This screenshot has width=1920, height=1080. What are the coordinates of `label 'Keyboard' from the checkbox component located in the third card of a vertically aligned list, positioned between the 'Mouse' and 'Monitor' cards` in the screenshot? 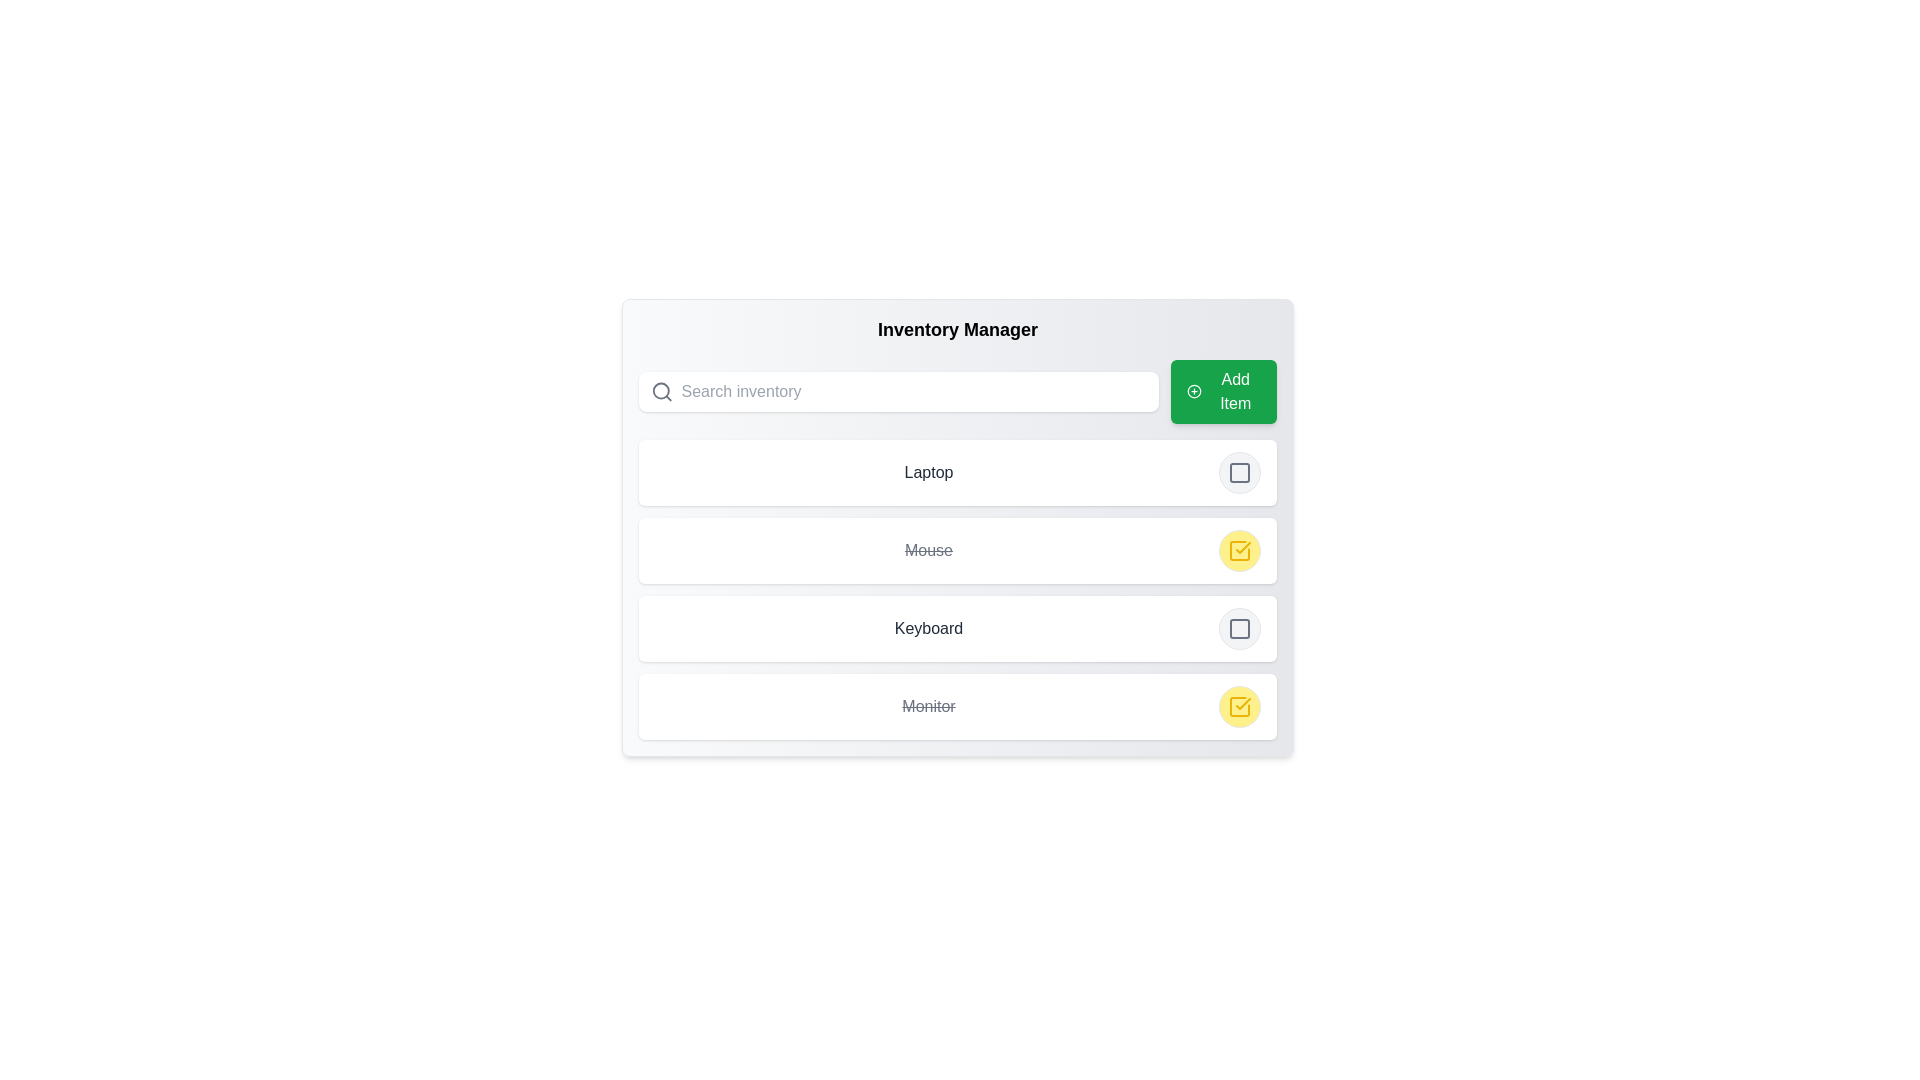 It's located at (957, 627).